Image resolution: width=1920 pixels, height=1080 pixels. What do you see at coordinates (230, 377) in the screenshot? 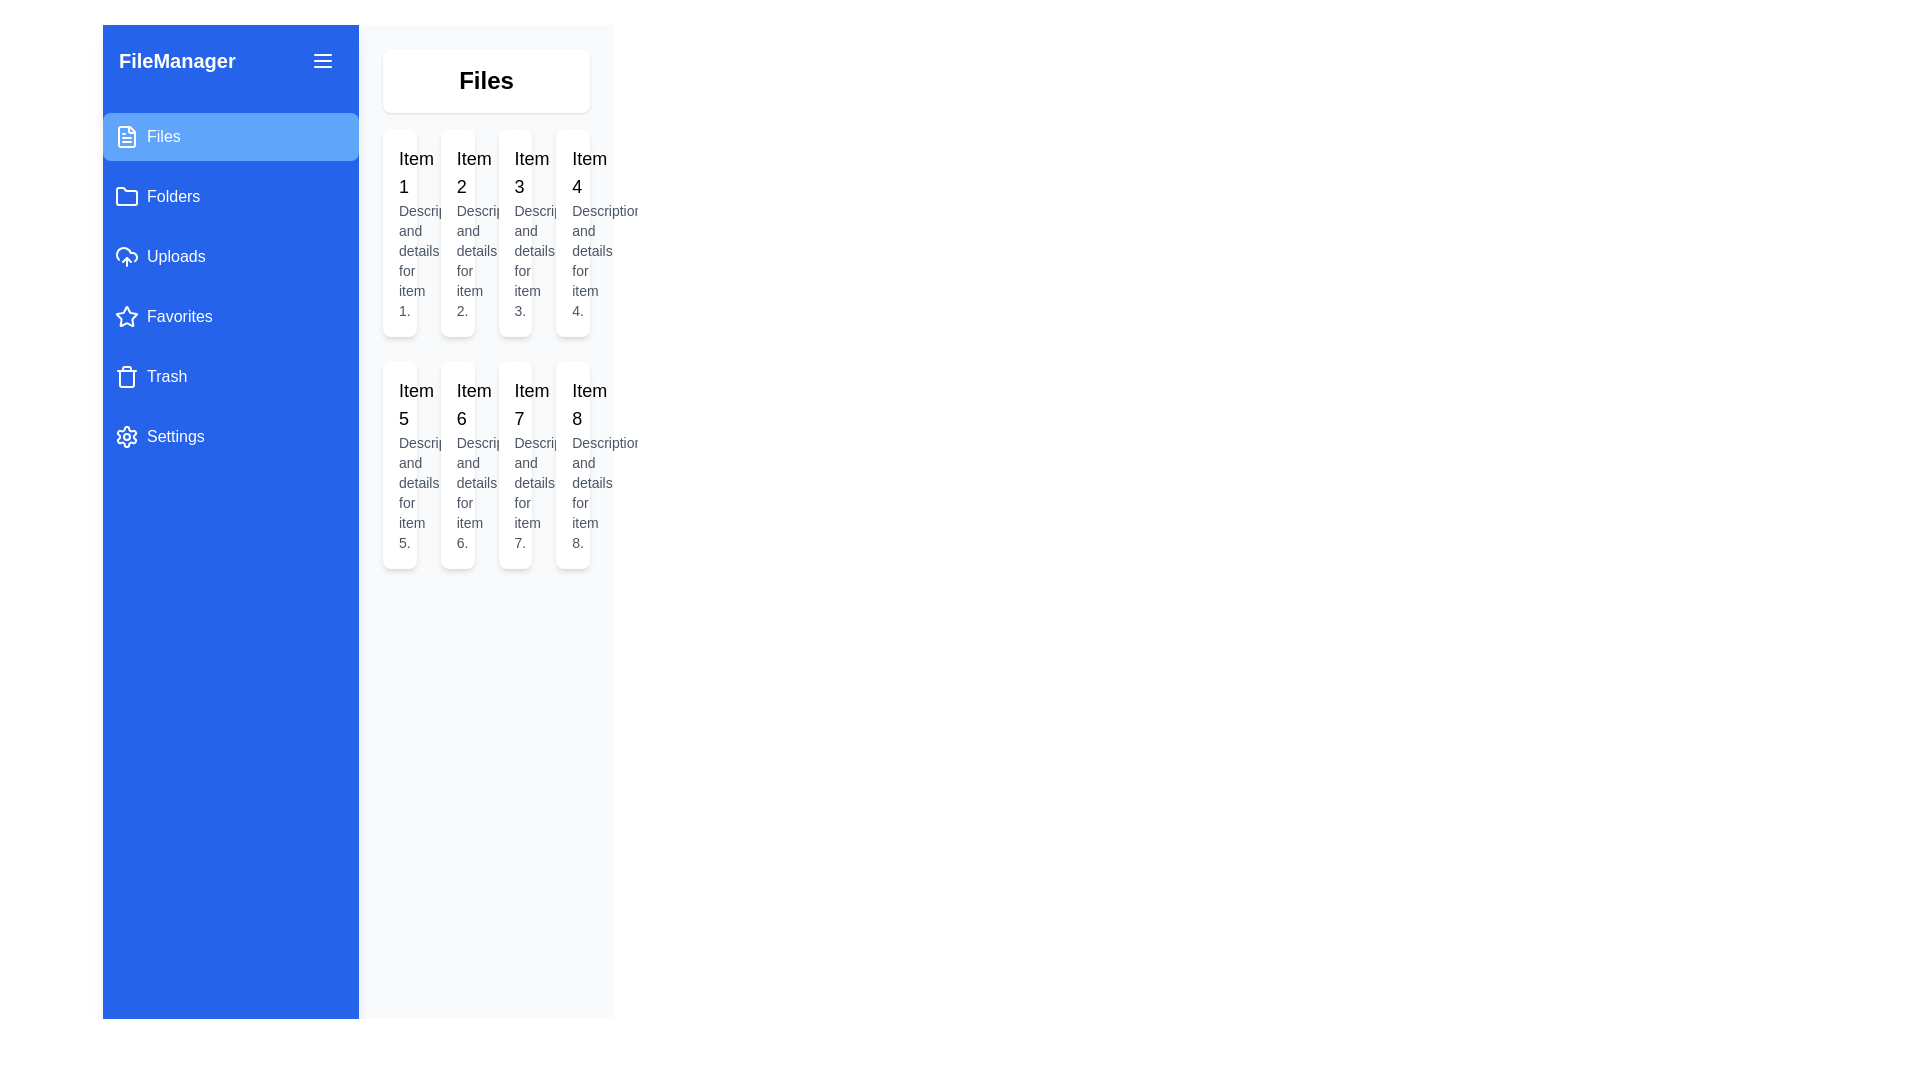
I see `the navigation button for accessing deleted items in the left-side menu` at bounding box center [230, 377].